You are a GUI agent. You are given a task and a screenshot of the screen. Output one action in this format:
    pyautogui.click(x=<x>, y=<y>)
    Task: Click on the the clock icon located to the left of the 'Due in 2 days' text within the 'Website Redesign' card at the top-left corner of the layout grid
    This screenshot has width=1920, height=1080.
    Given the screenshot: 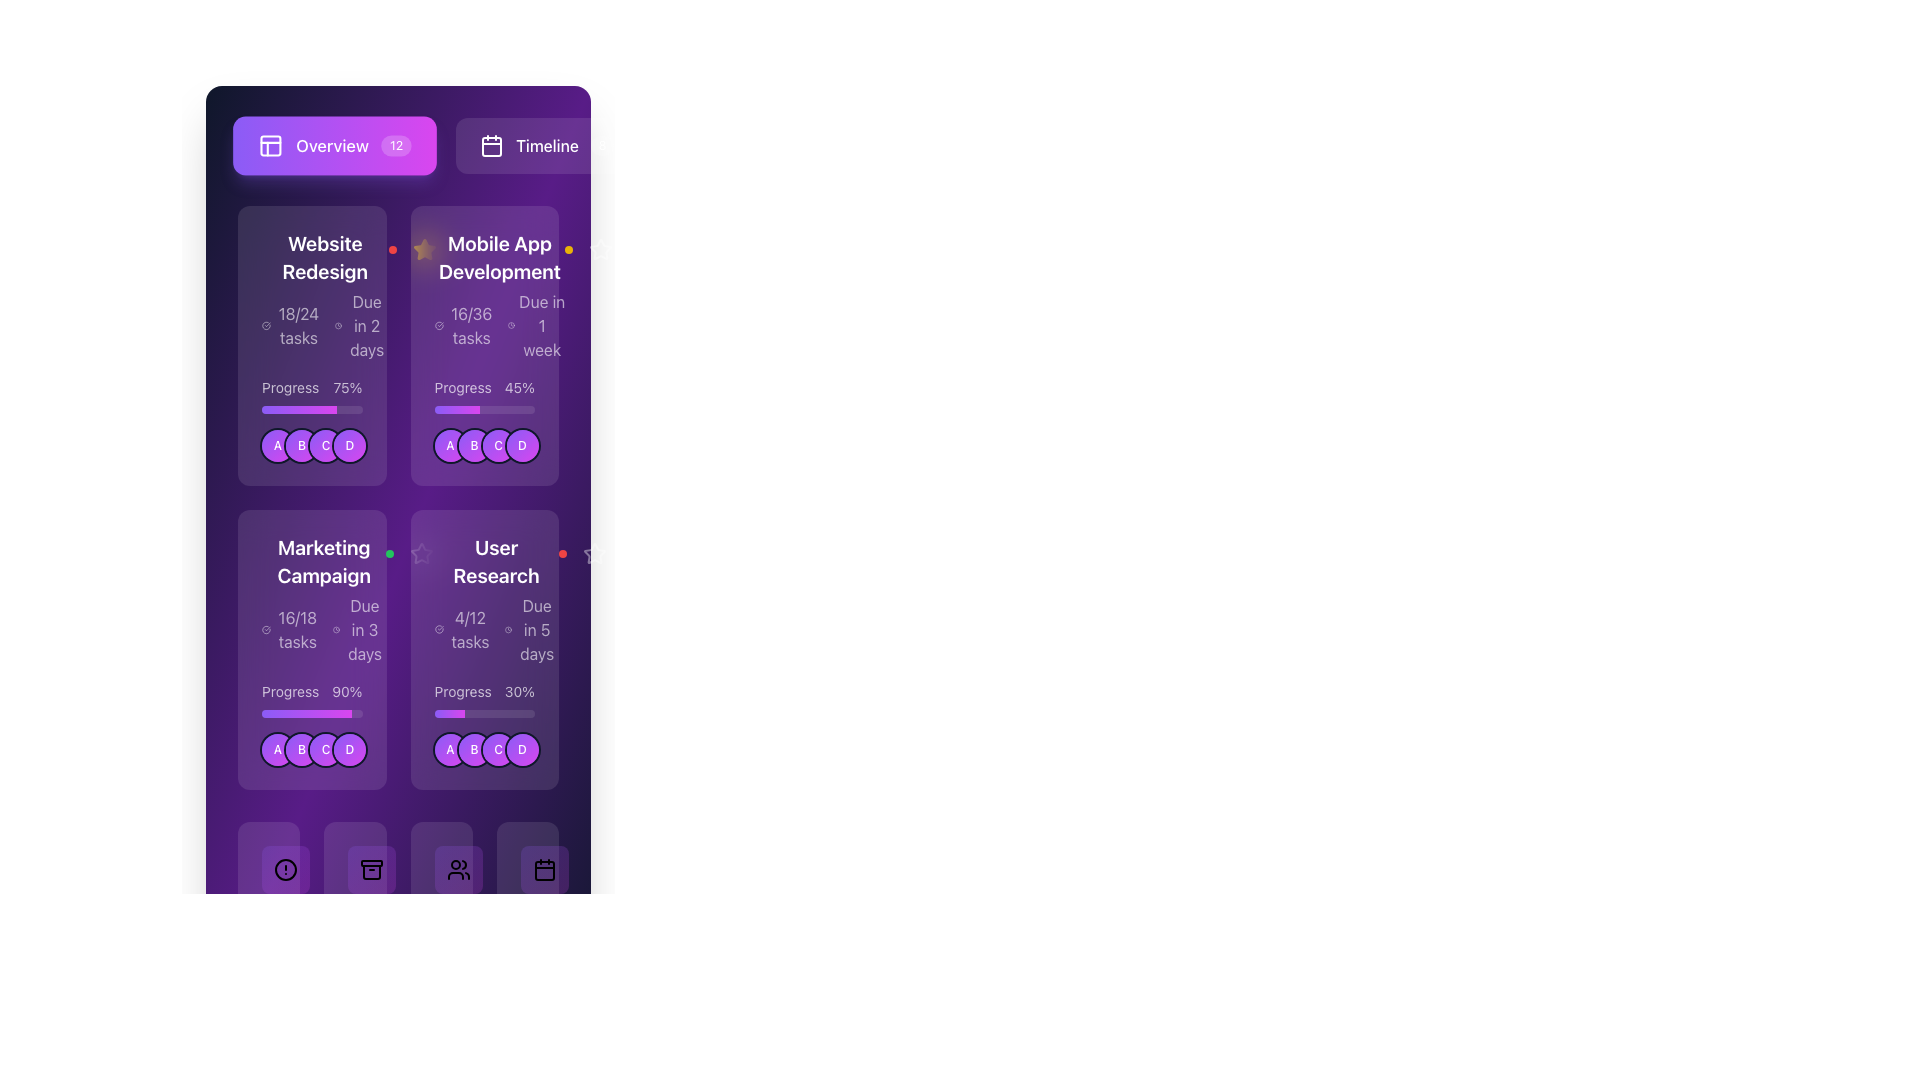 What is the action you would take?
    pyautogui.click(x=338, y=325)
    